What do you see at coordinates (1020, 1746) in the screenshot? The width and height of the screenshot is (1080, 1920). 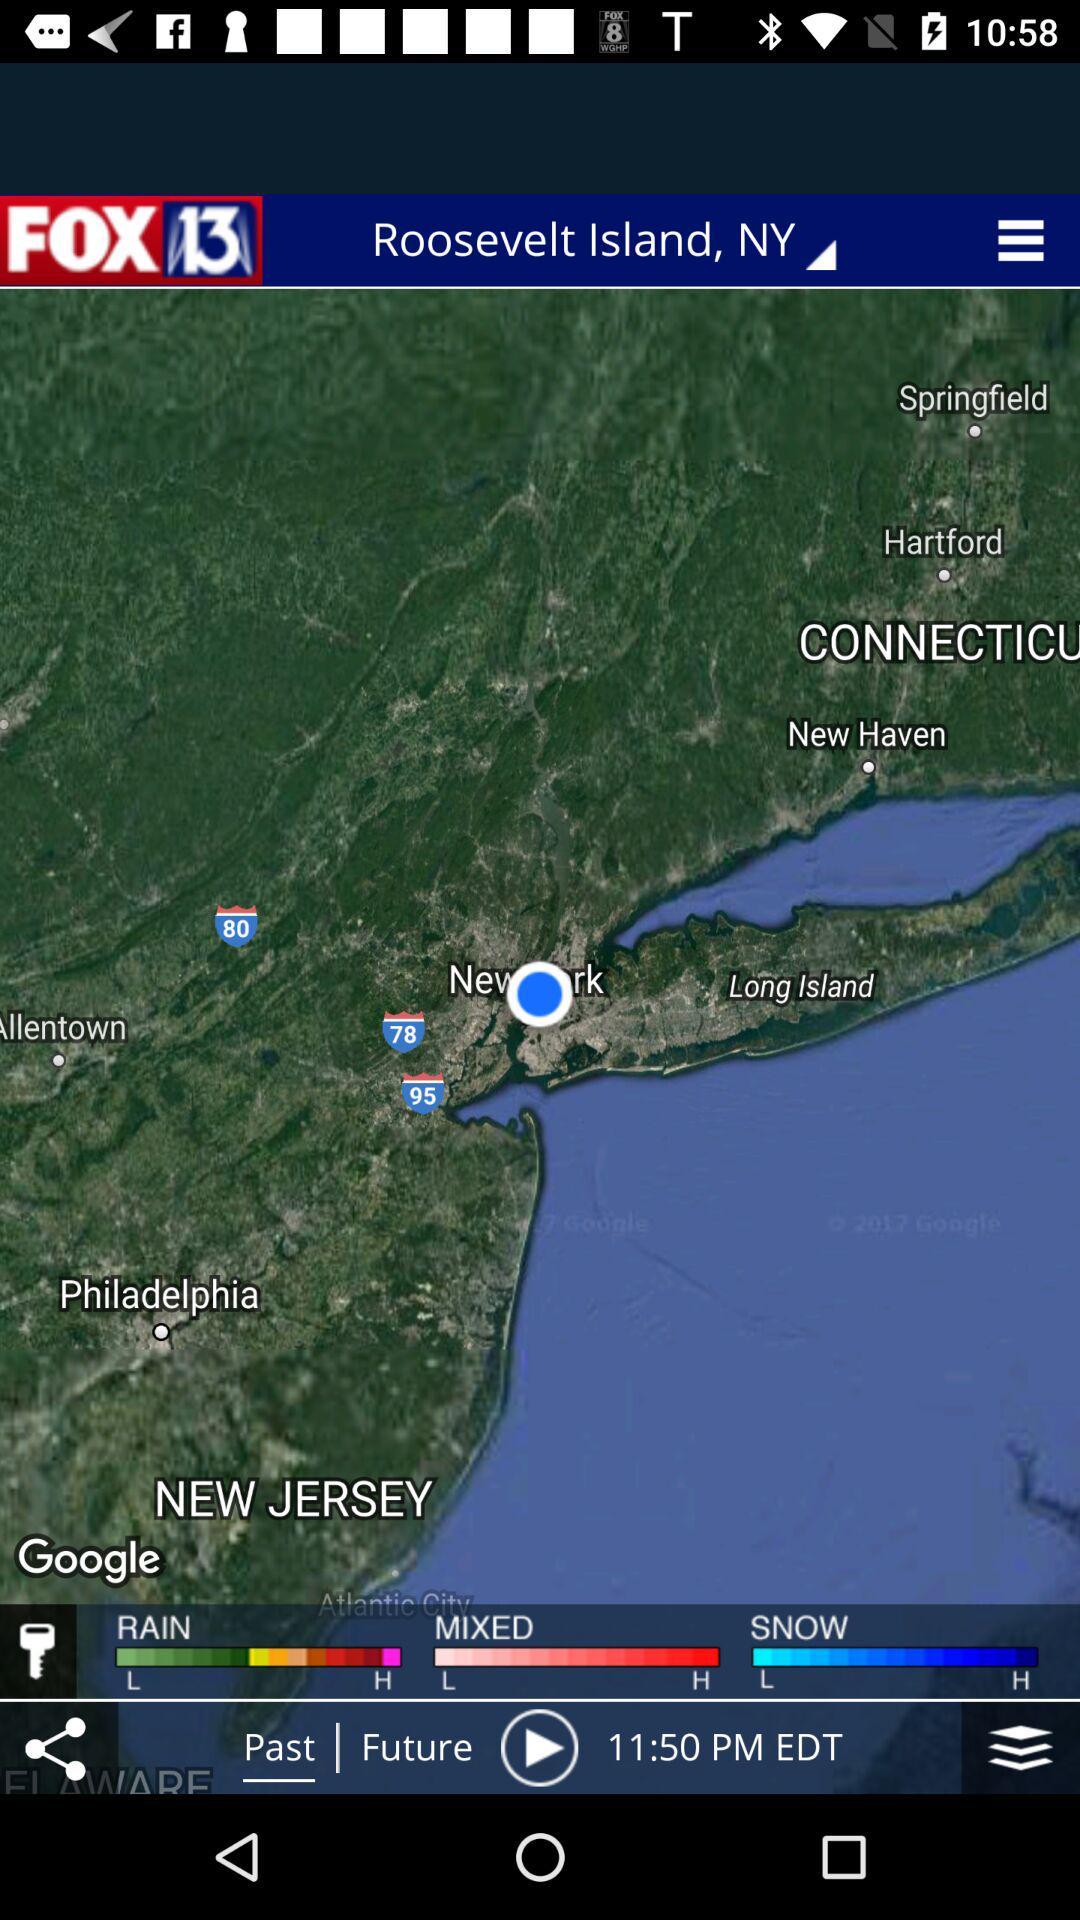 I see `the layers icon` at bounding box center [1020, 1746].